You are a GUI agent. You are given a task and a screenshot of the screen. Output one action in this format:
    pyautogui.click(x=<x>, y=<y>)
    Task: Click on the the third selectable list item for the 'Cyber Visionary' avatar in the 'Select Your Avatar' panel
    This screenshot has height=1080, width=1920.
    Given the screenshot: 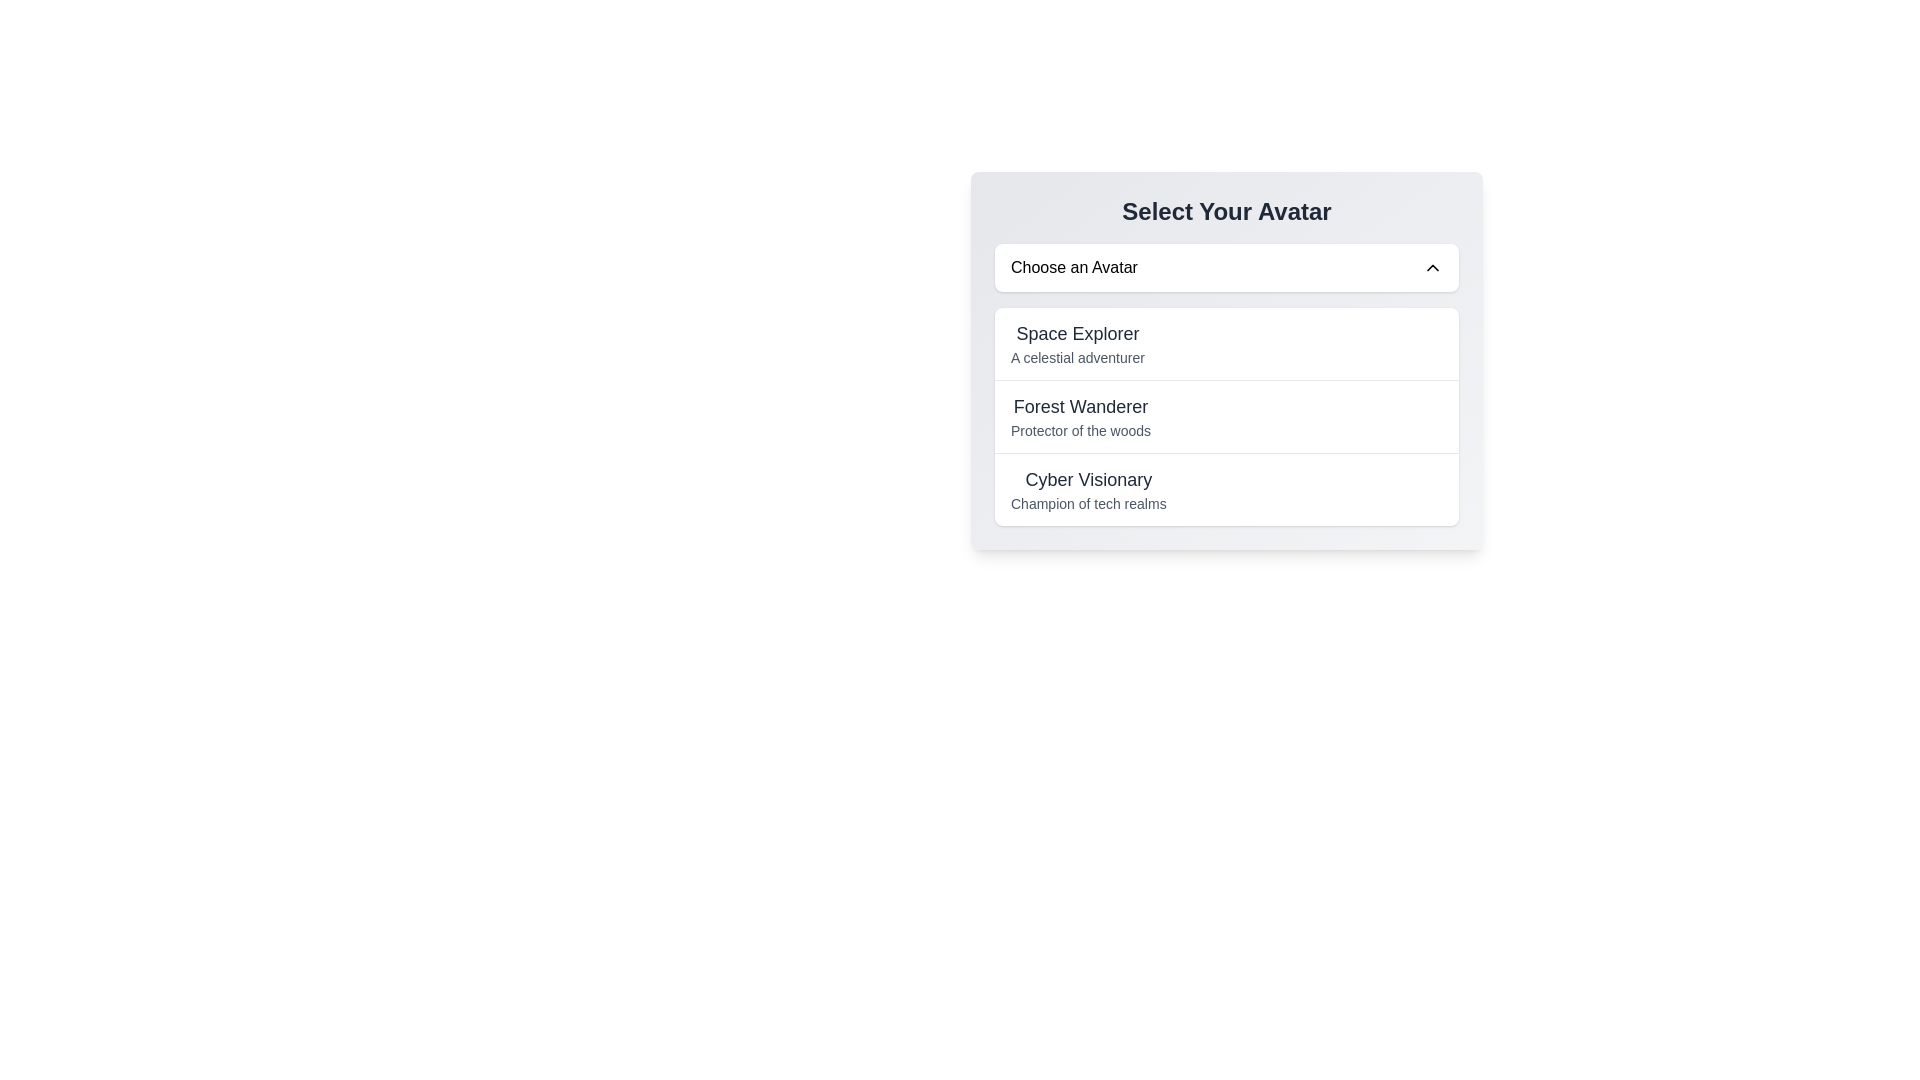 What is the action you would take?
    pyautogui.click(x=1087, y=489)
    